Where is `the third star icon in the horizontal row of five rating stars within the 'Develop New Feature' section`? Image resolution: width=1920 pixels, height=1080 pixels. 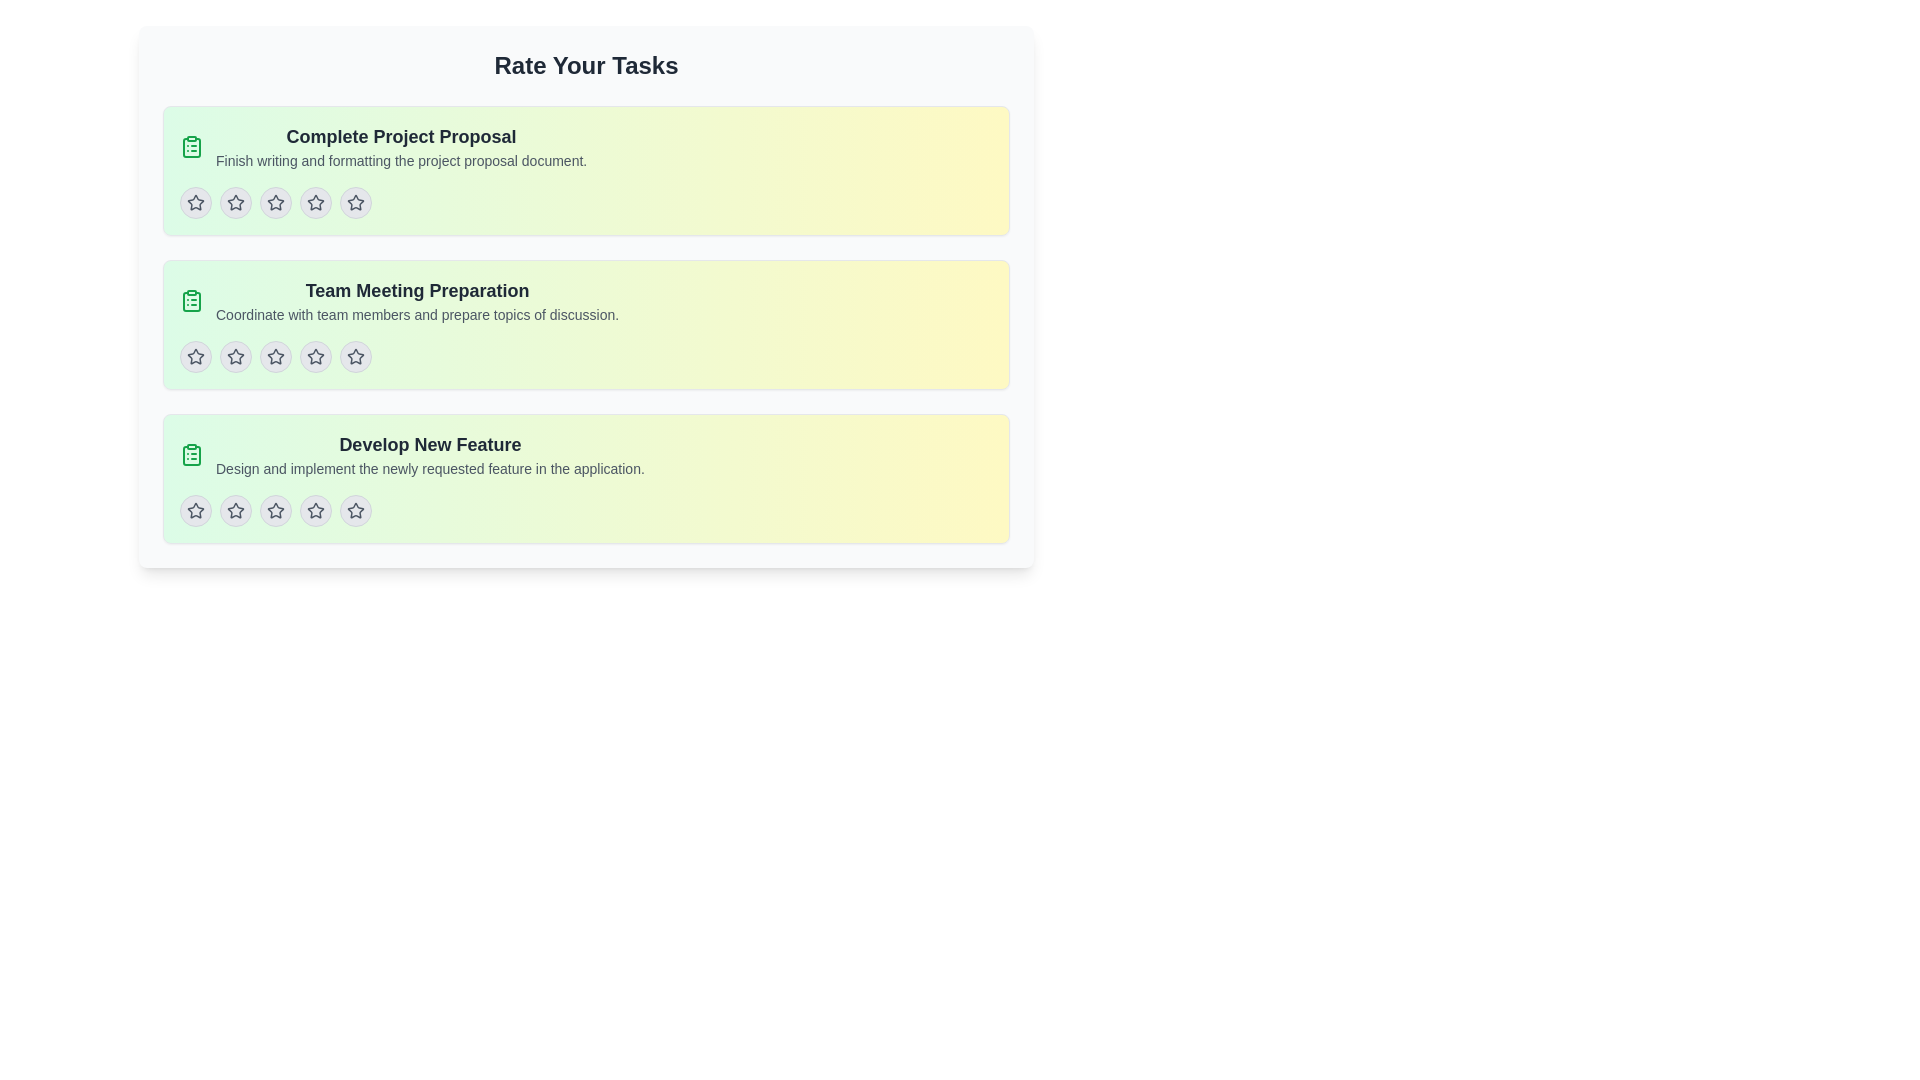
the third star icon in the horizontal row of five rating stars within the 'Develop New Feature' section is located at coordinates (315, 509).